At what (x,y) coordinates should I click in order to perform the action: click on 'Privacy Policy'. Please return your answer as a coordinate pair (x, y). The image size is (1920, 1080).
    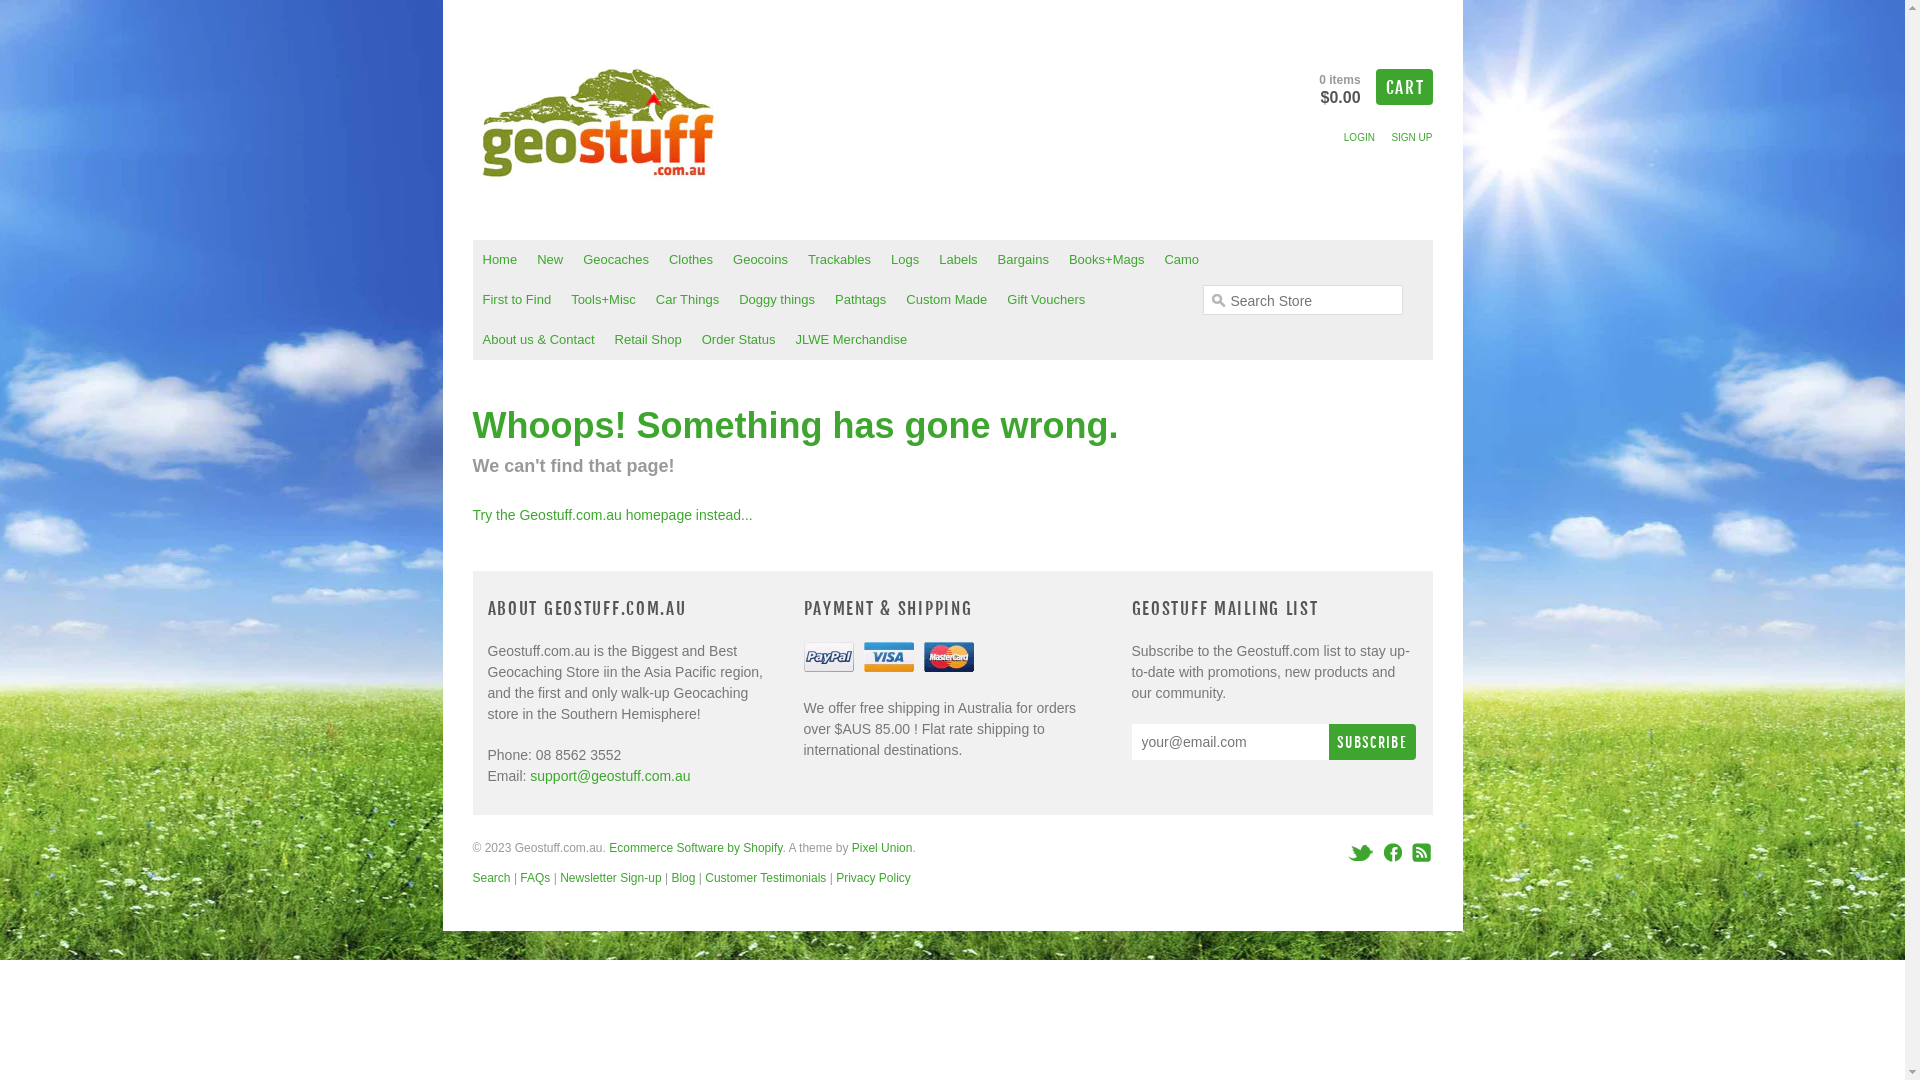
    Looking at the image, I should click on (873, 877).